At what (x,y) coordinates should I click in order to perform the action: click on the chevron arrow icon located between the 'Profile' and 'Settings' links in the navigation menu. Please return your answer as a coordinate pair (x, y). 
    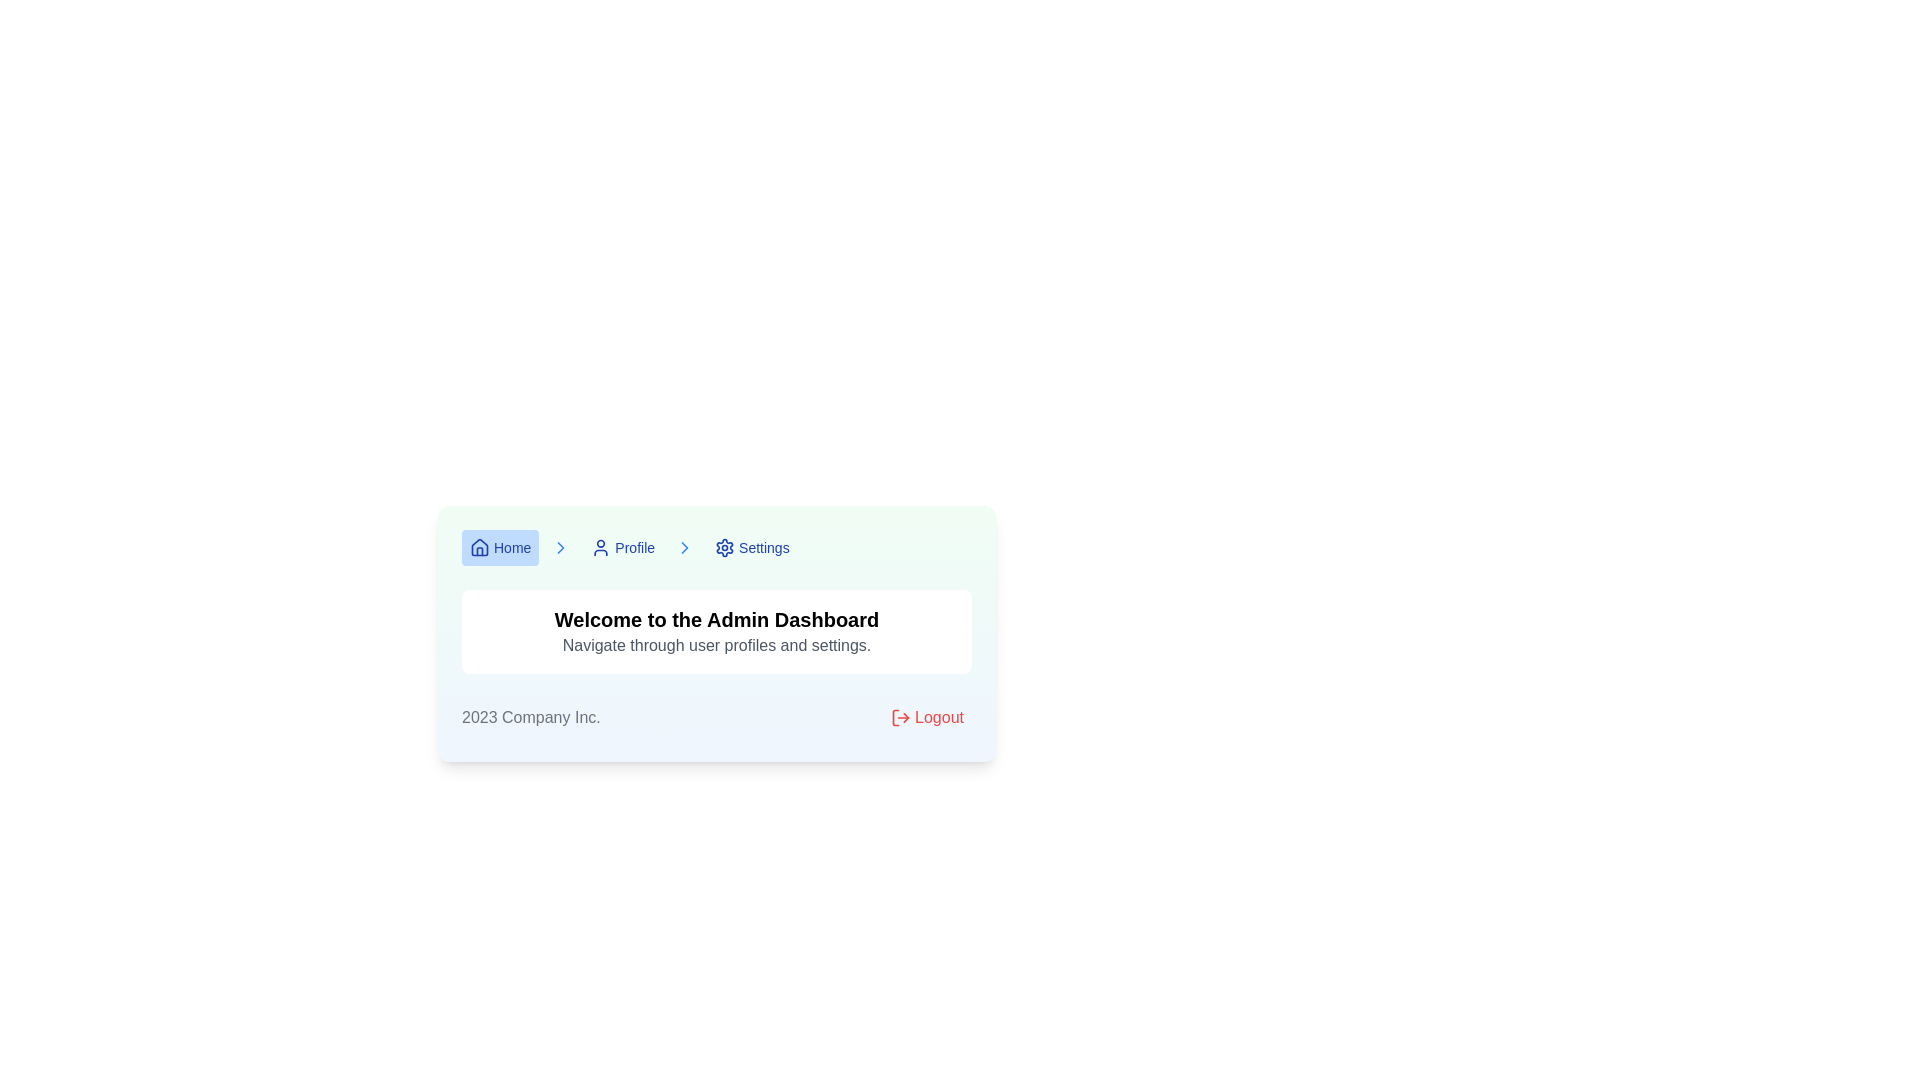
    Looking at the image, I should click on (560, 547).